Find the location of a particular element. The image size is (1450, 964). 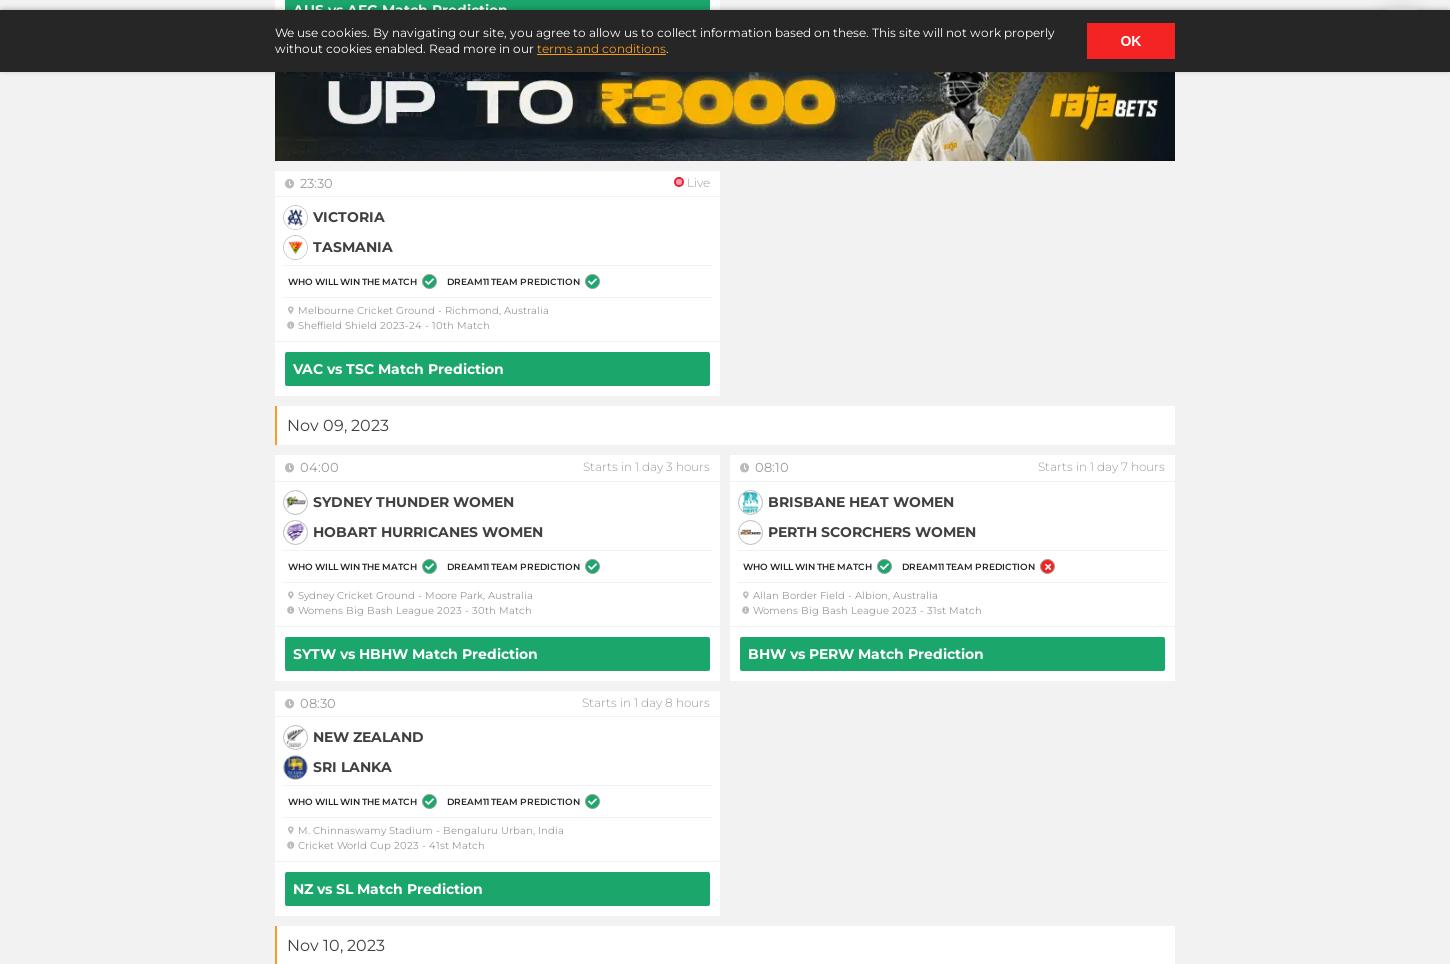

'Tasmania' is located at coordinates (352, 245).